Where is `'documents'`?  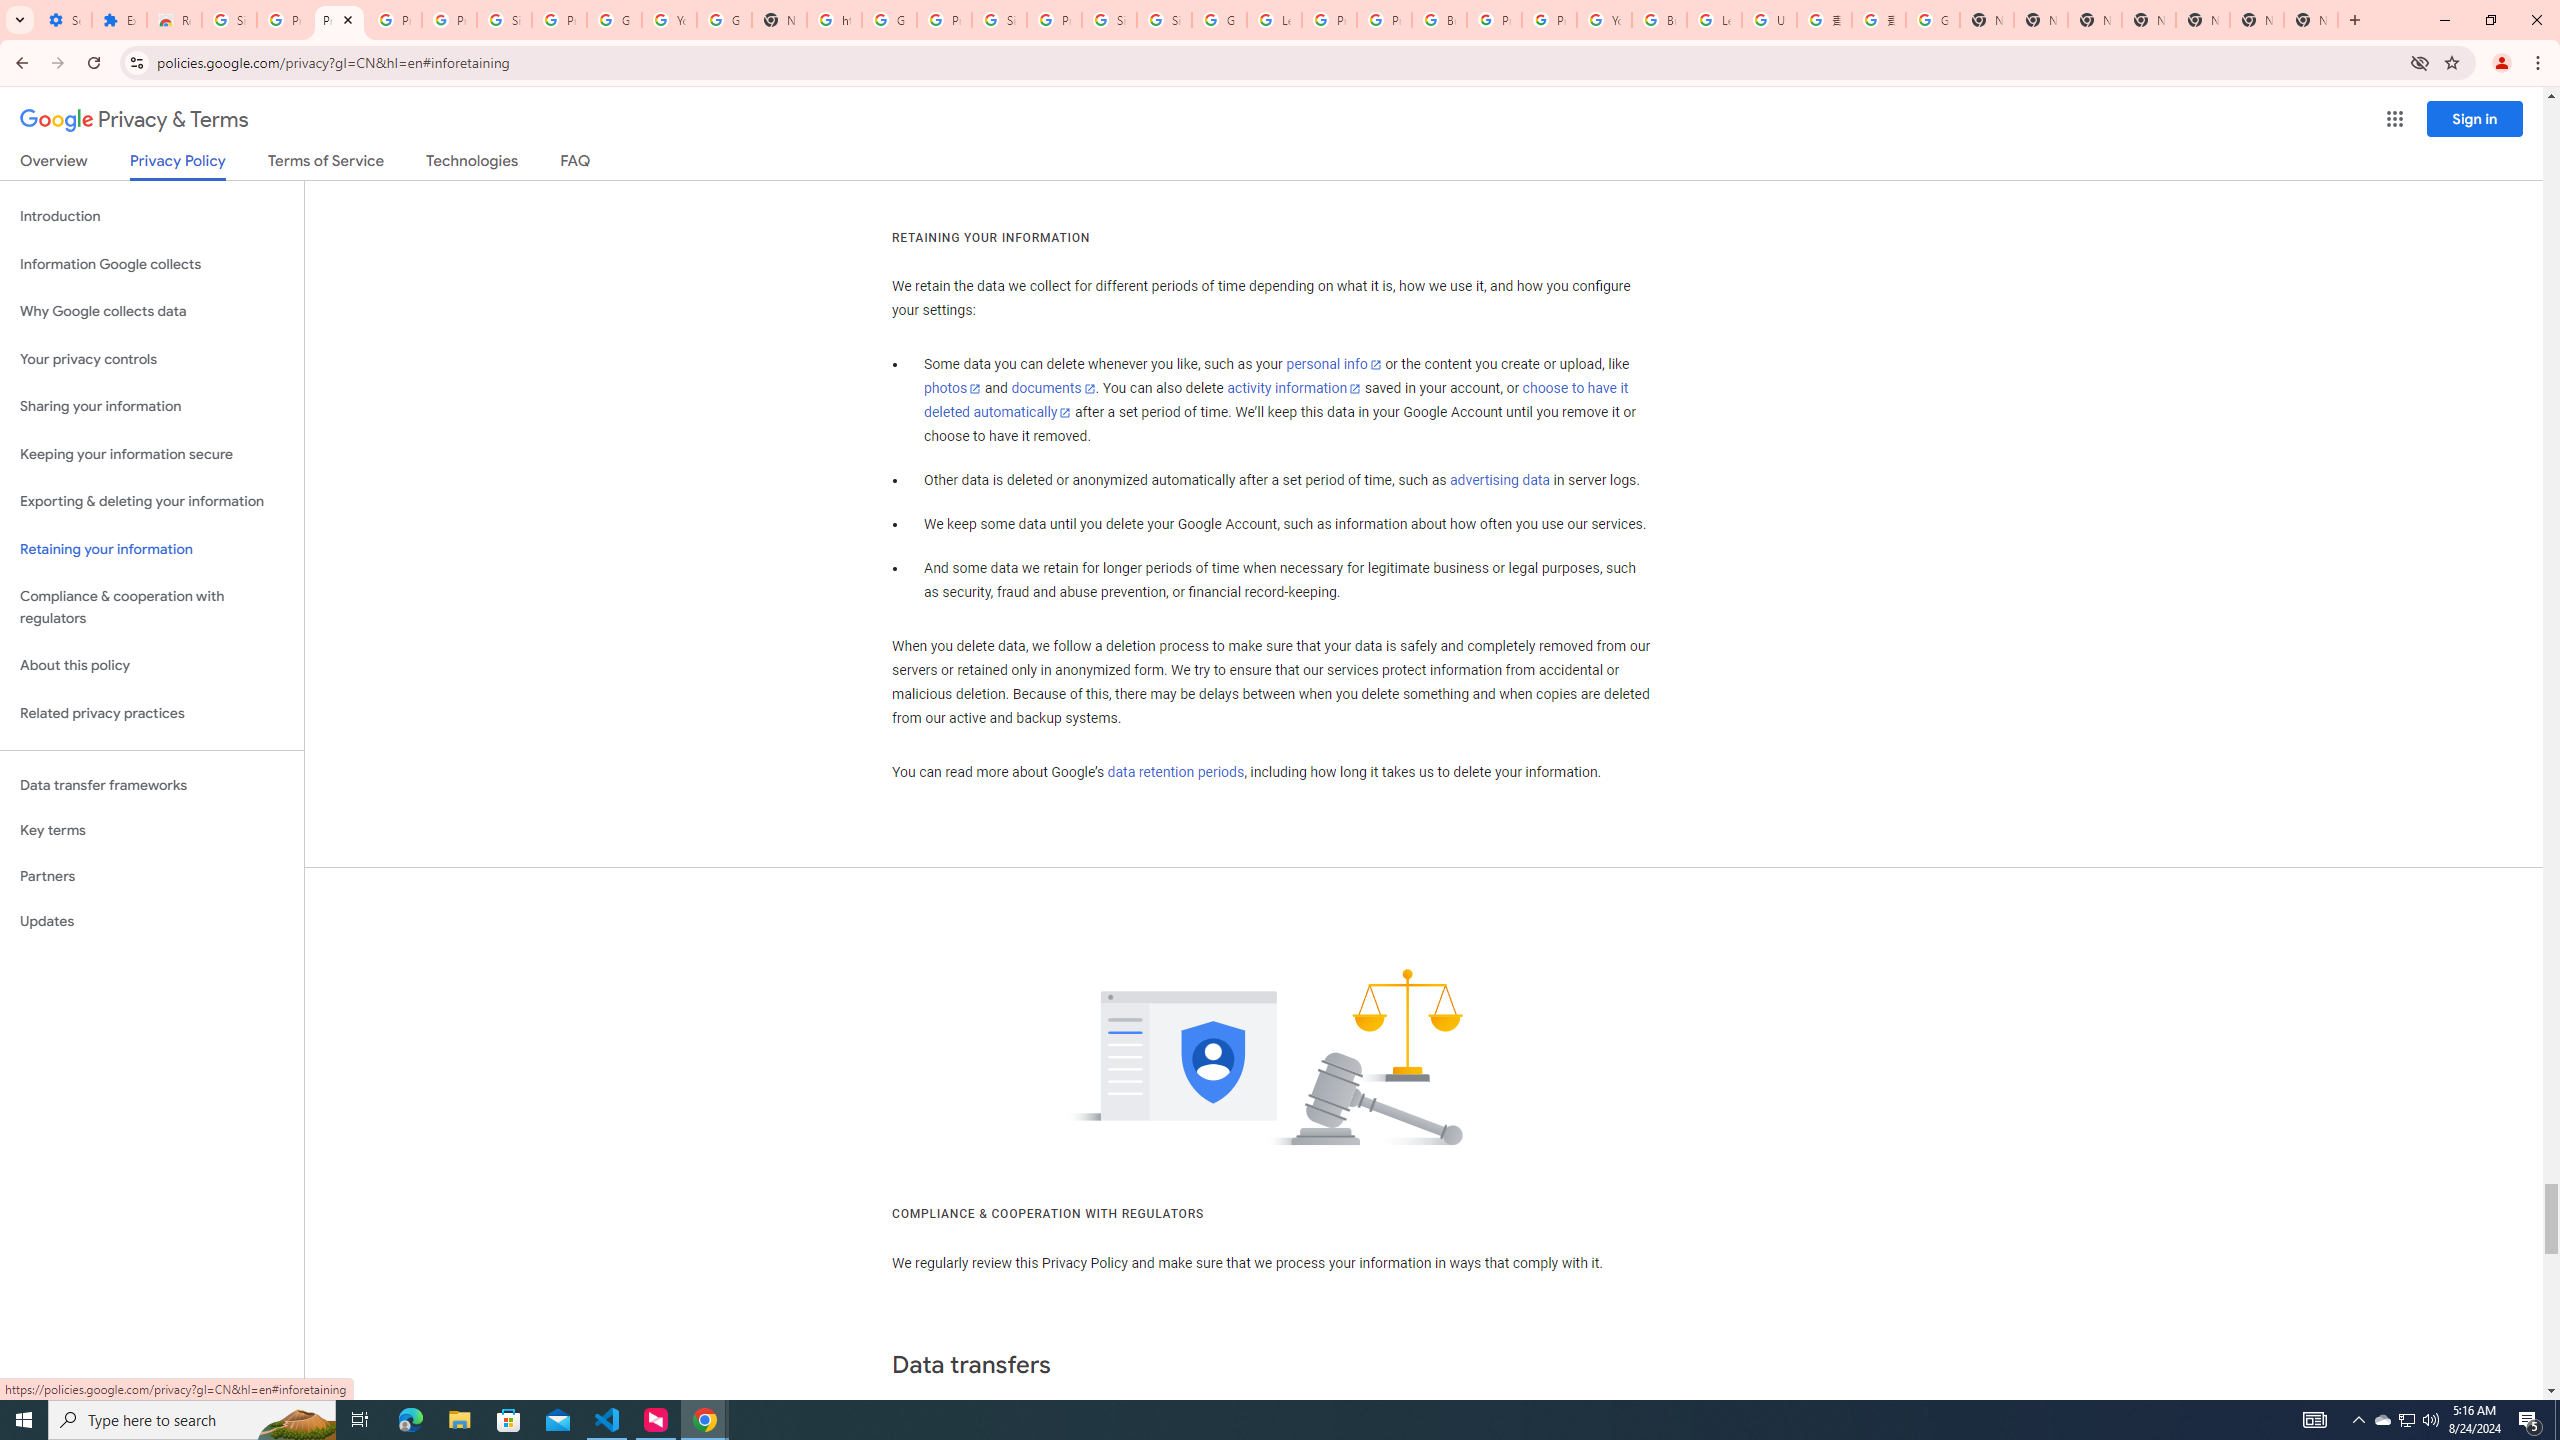 'documents' is located at coordinates (1052, 387).